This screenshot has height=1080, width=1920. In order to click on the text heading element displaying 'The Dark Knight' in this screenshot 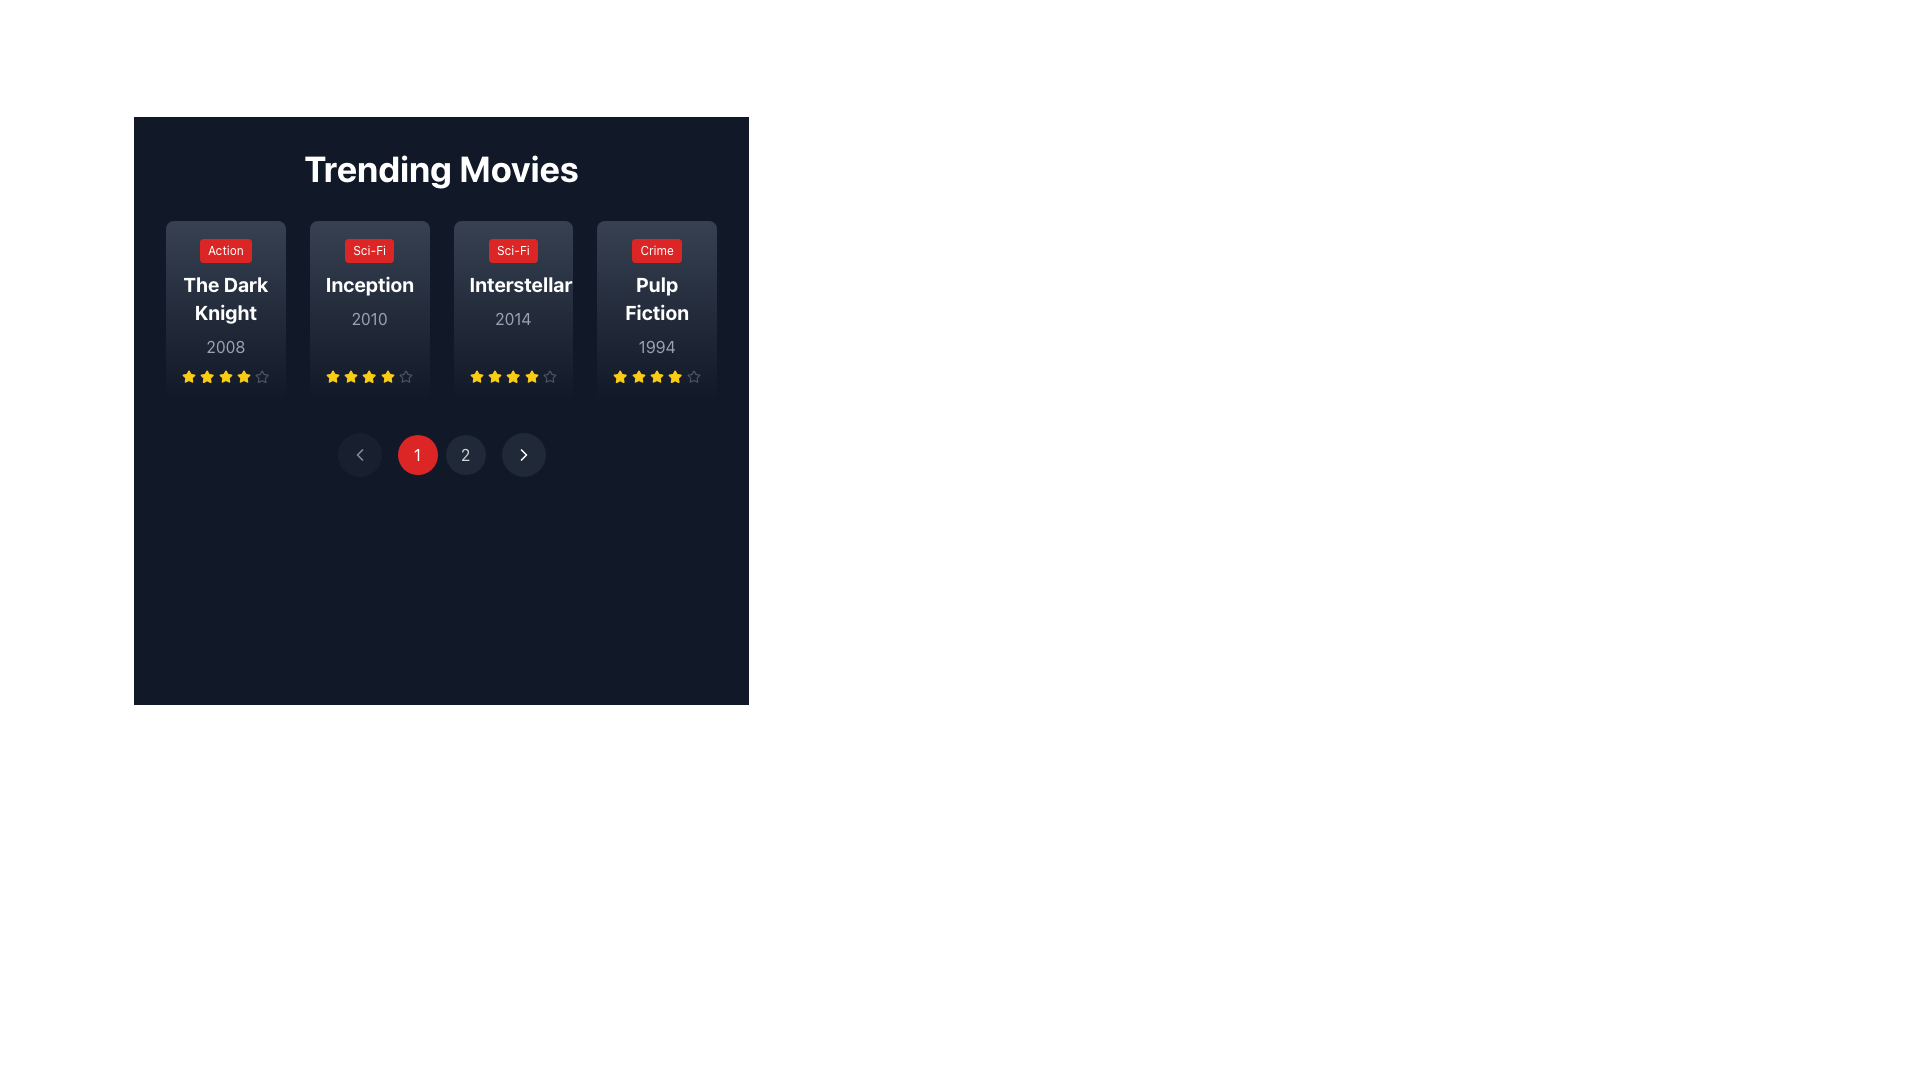, I will do `click(225, 299)`.